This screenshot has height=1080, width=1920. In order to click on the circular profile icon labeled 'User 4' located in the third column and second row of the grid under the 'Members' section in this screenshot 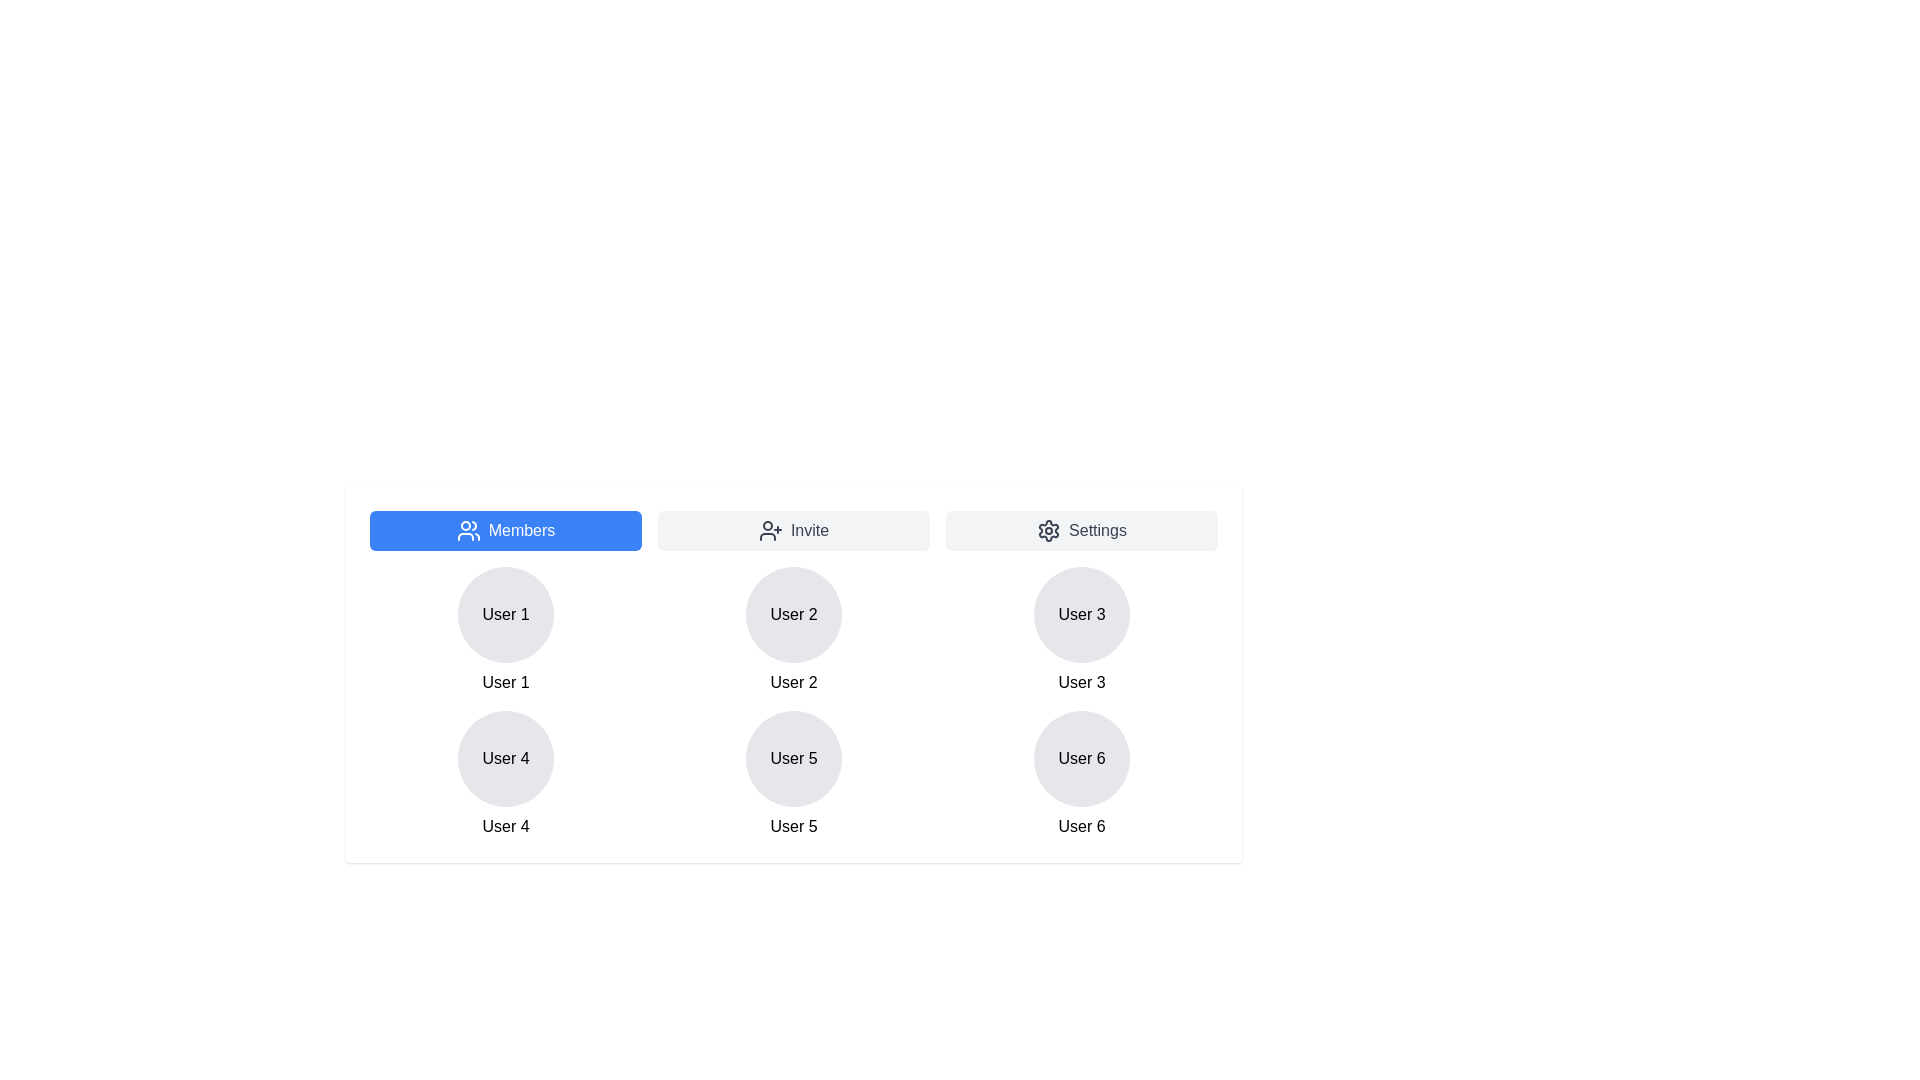, I will do `click(505, 759)`.